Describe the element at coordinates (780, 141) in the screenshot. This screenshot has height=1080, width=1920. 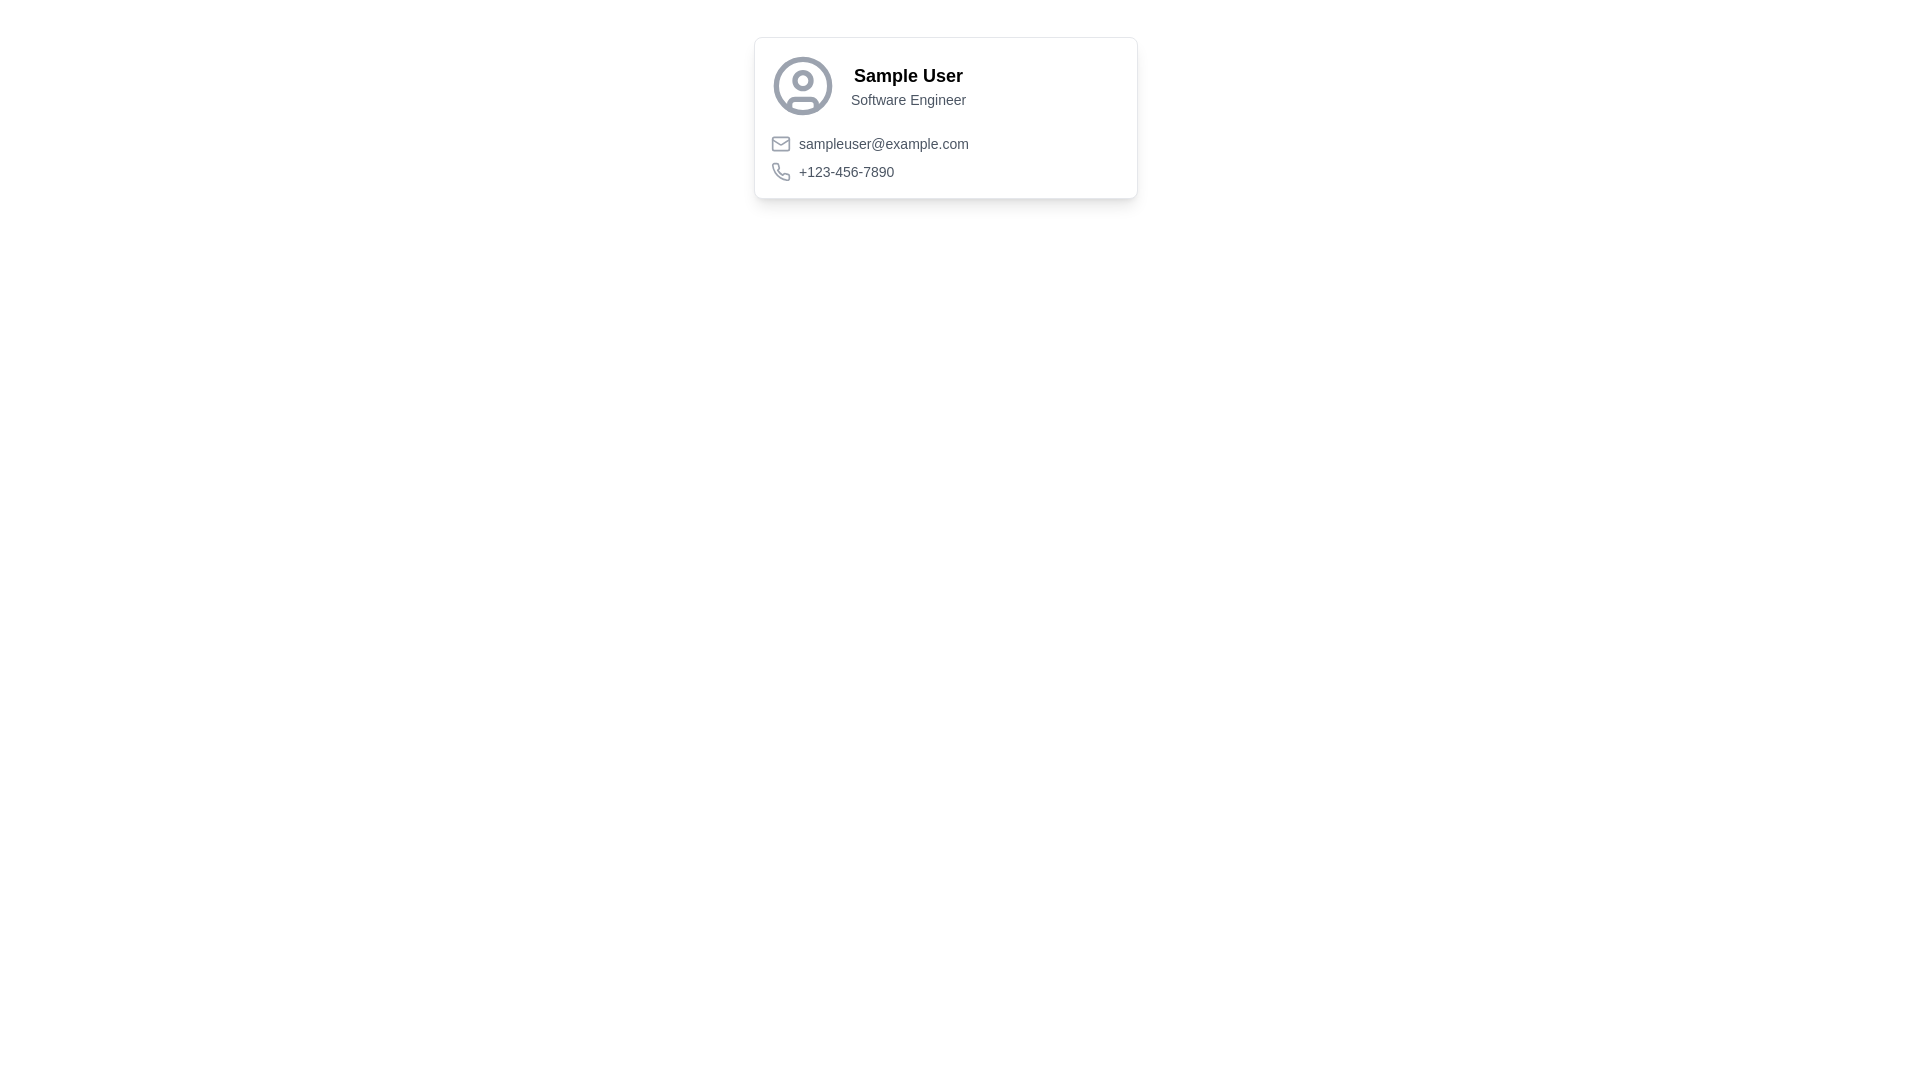
I see `the email icon represented by a minimalistic diagonal line crossing a rectangular shape, located to the left of the email address text in the user profile card` at that location.